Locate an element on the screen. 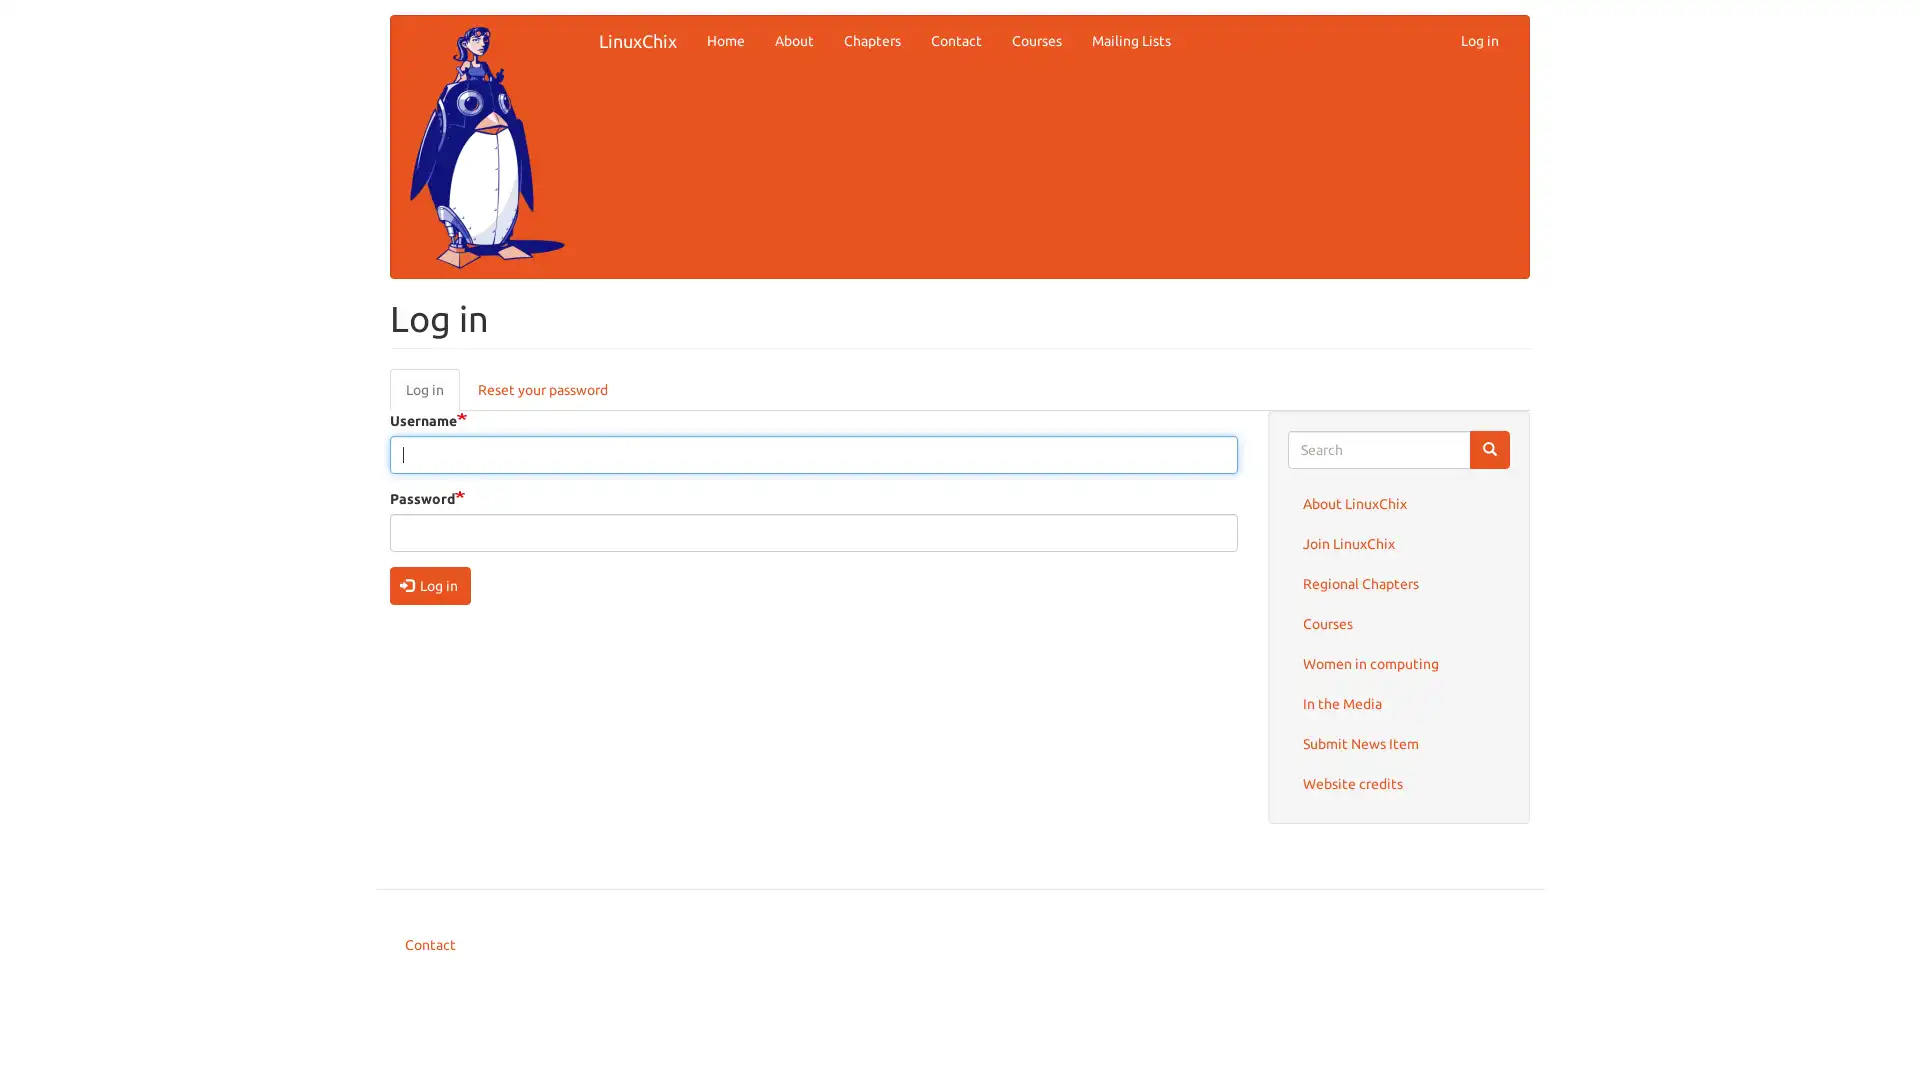  Search is located at coordinates (1489, 447).